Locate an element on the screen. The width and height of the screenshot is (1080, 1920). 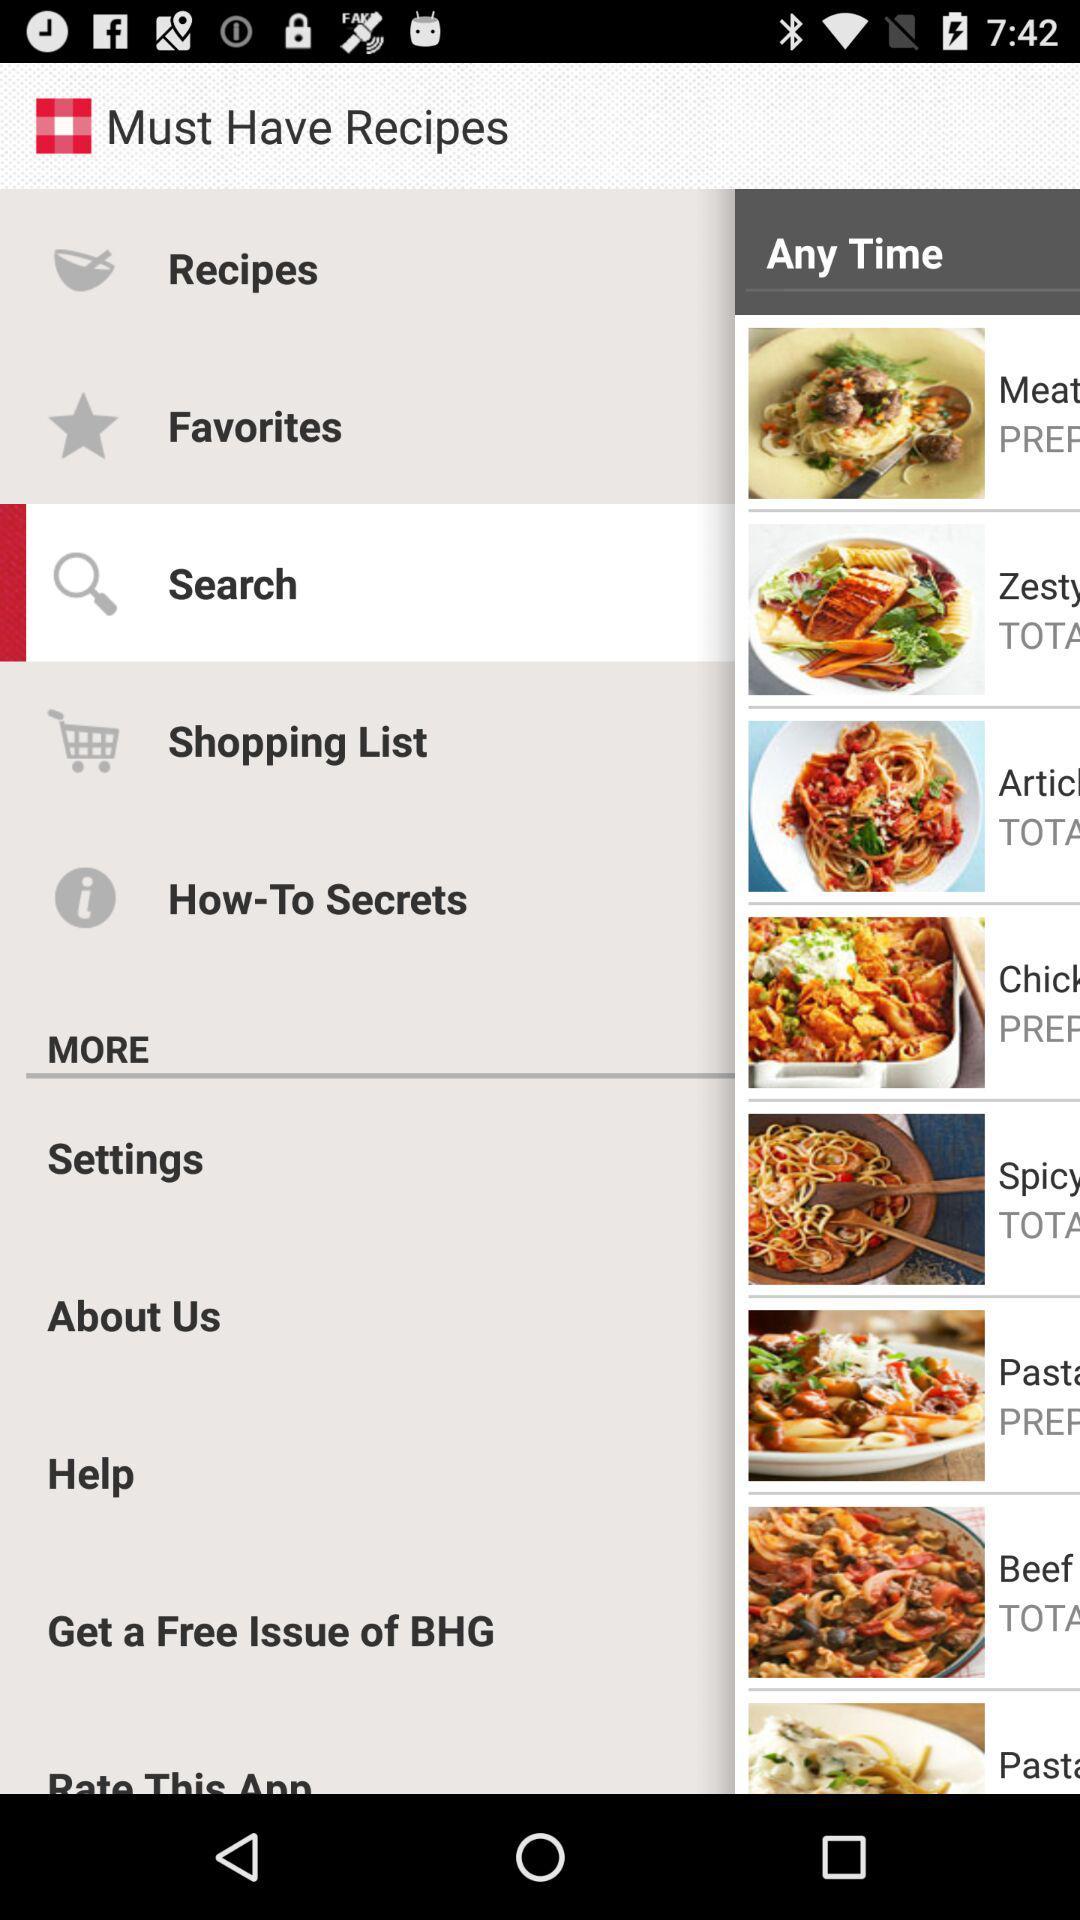
the zesty salmon pasta item is located at coordinates (1038, 584).